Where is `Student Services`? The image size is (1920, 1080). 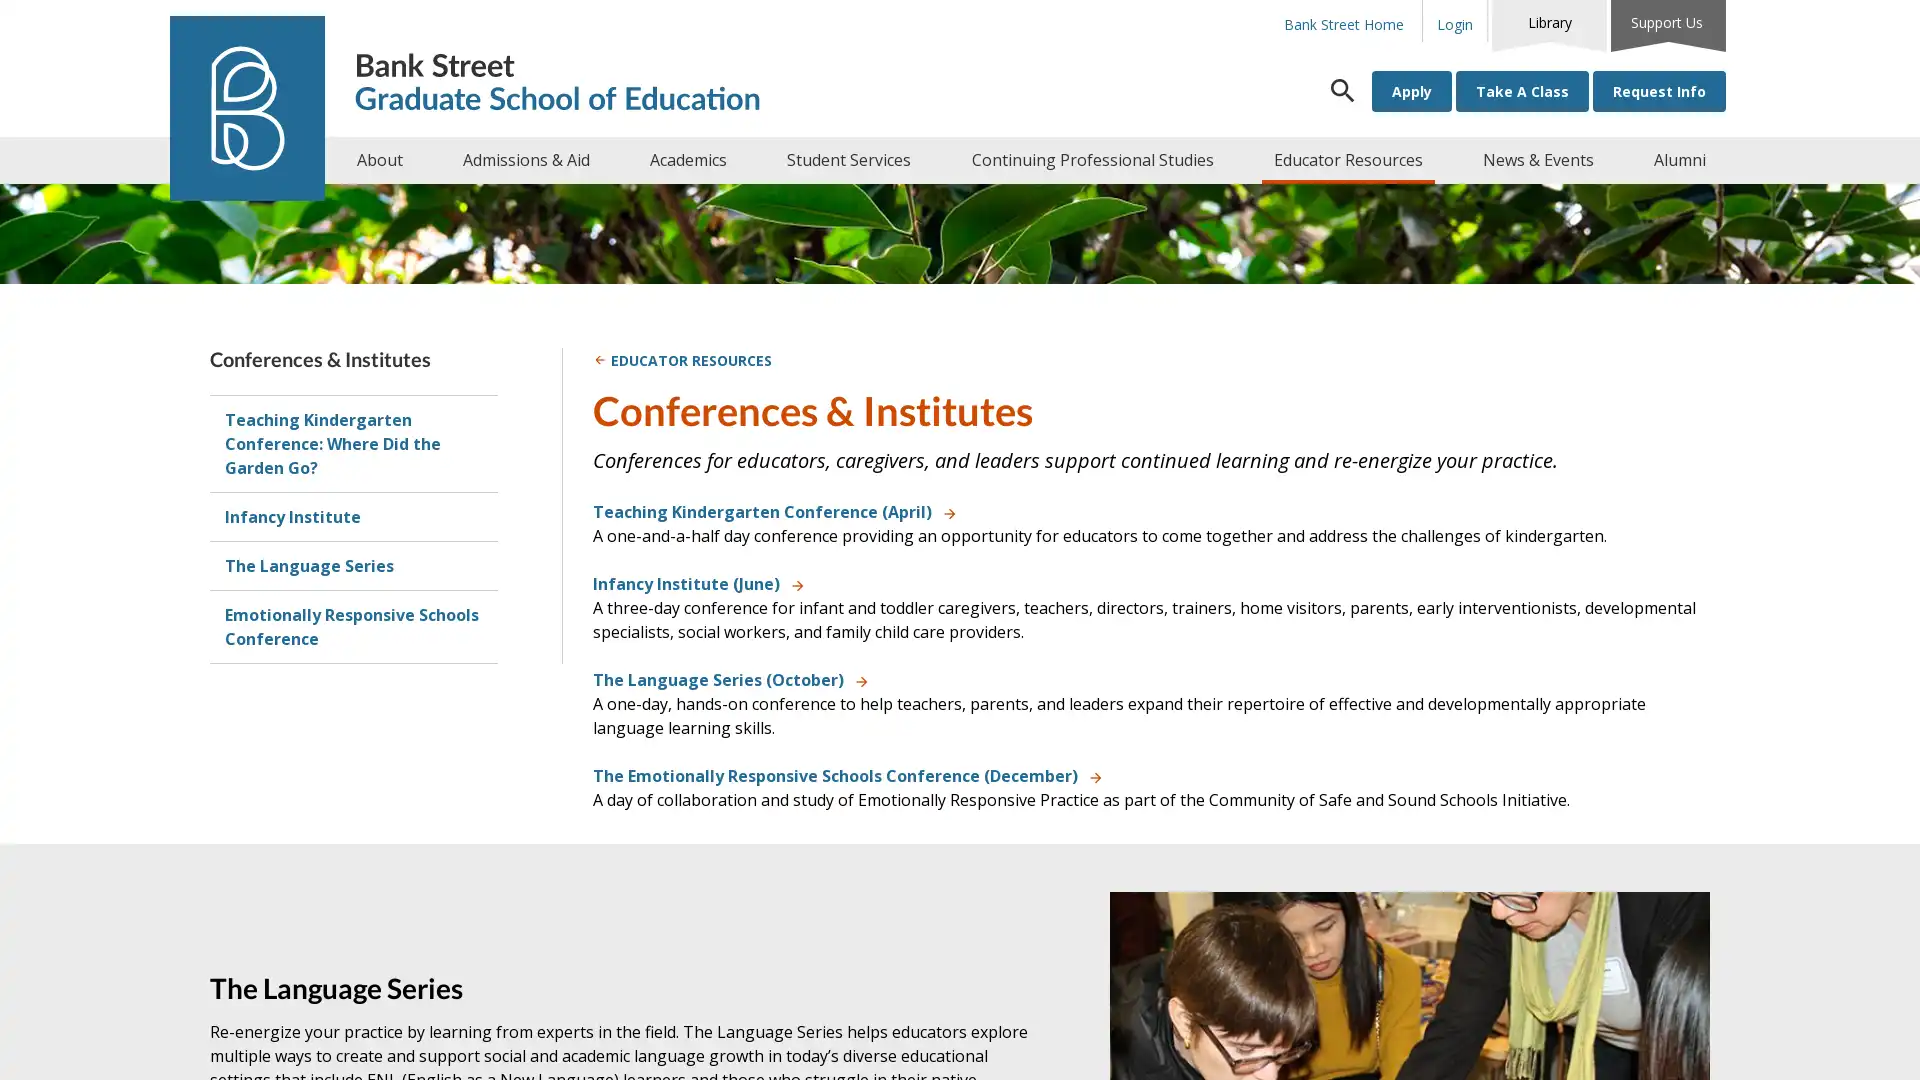 Student Services is located at coordinates (849, 159).